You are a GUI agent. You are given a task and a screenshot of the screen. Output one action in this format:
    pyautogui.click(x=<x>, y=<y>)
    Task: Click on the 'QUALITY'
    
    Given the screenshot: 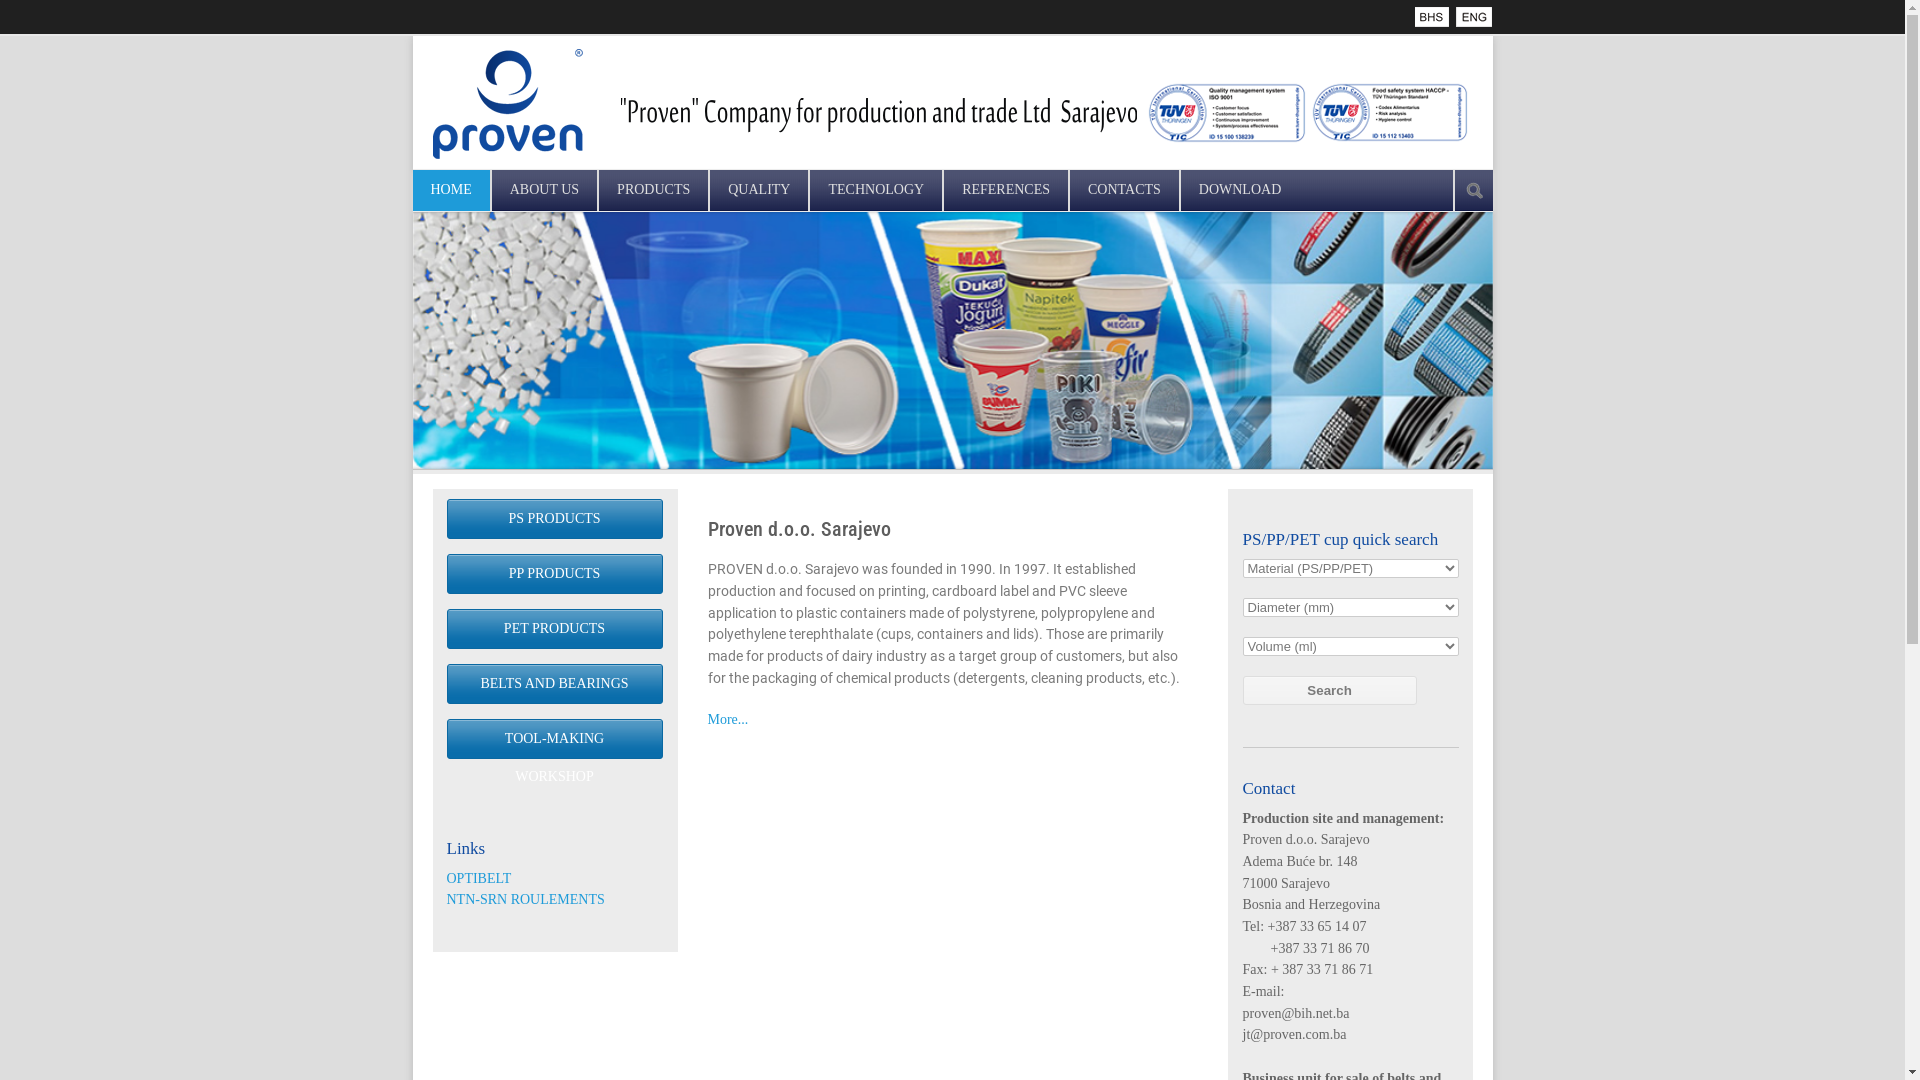 What is the action you would take?
    pyautogui.click(x=709, y=190)
    